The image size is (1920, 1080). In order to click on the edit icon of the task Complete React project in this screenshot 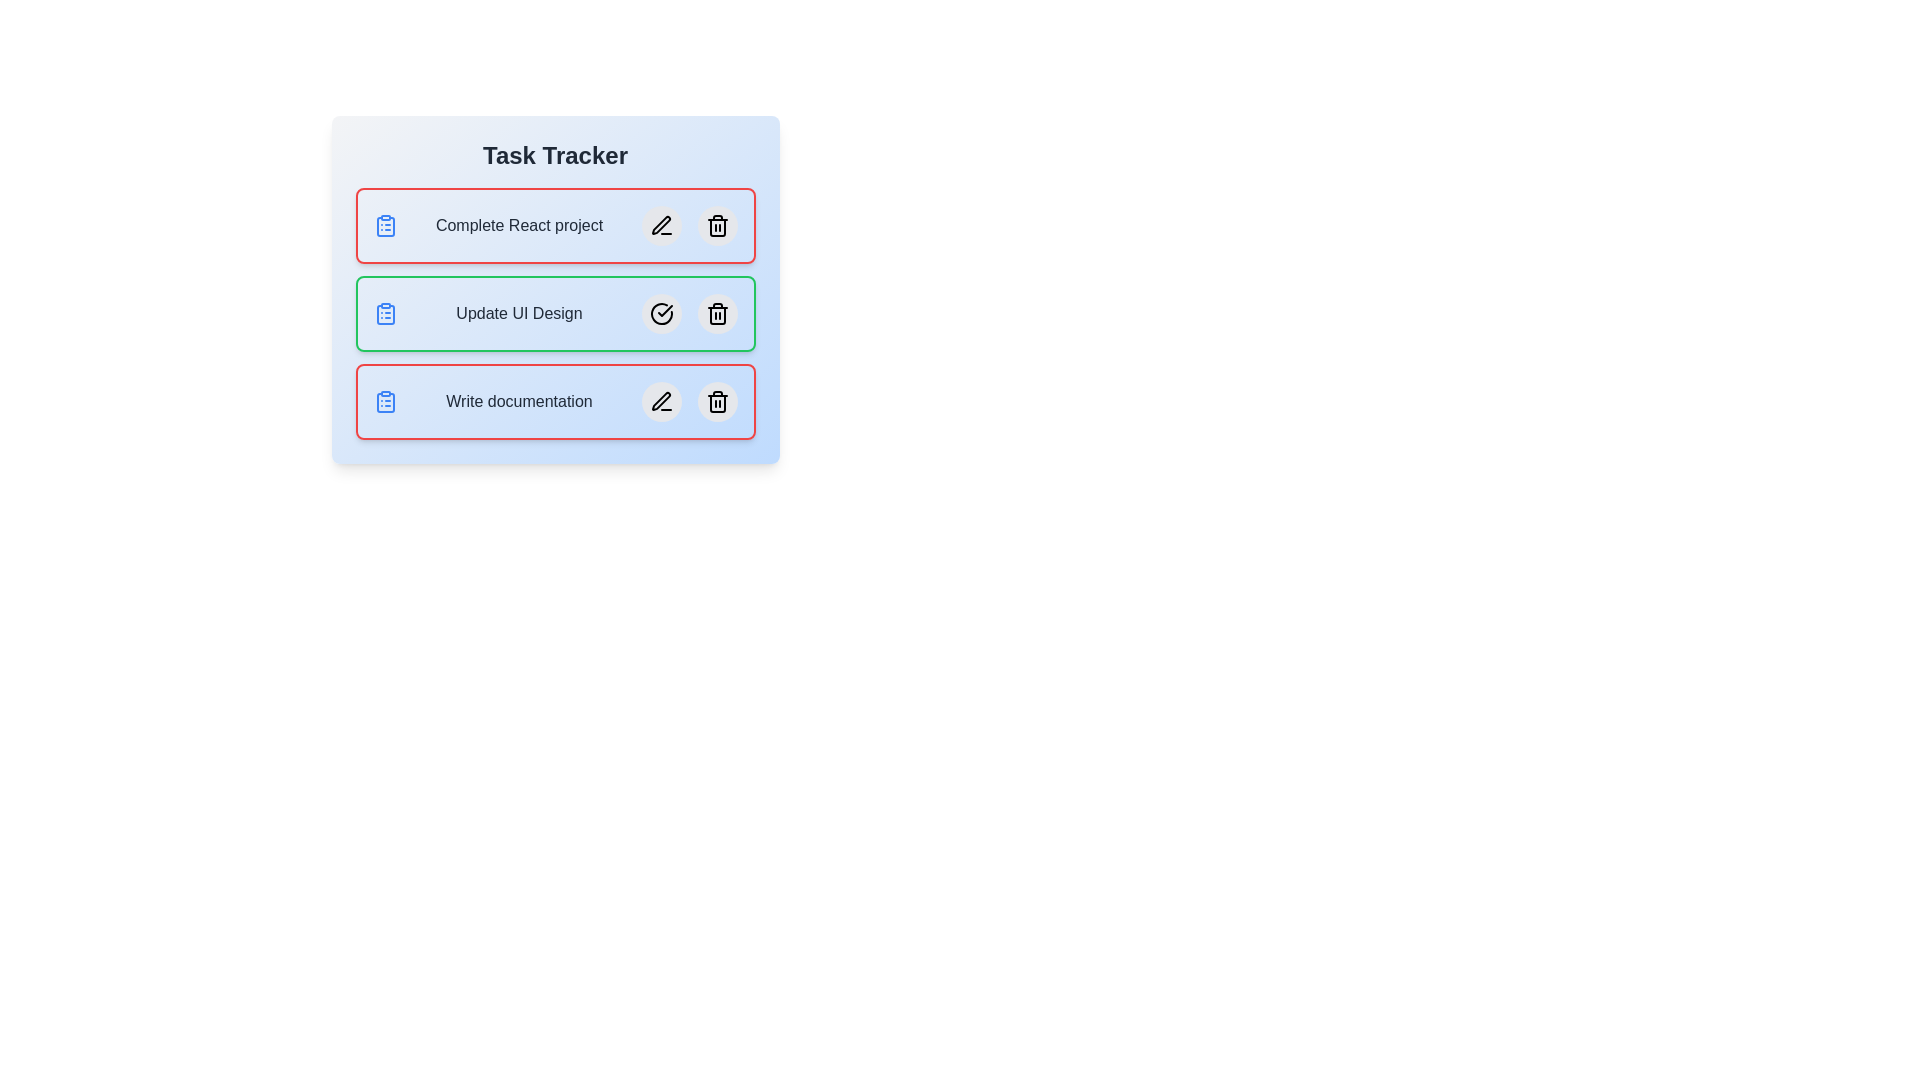, I will do `click(661, 225)`.